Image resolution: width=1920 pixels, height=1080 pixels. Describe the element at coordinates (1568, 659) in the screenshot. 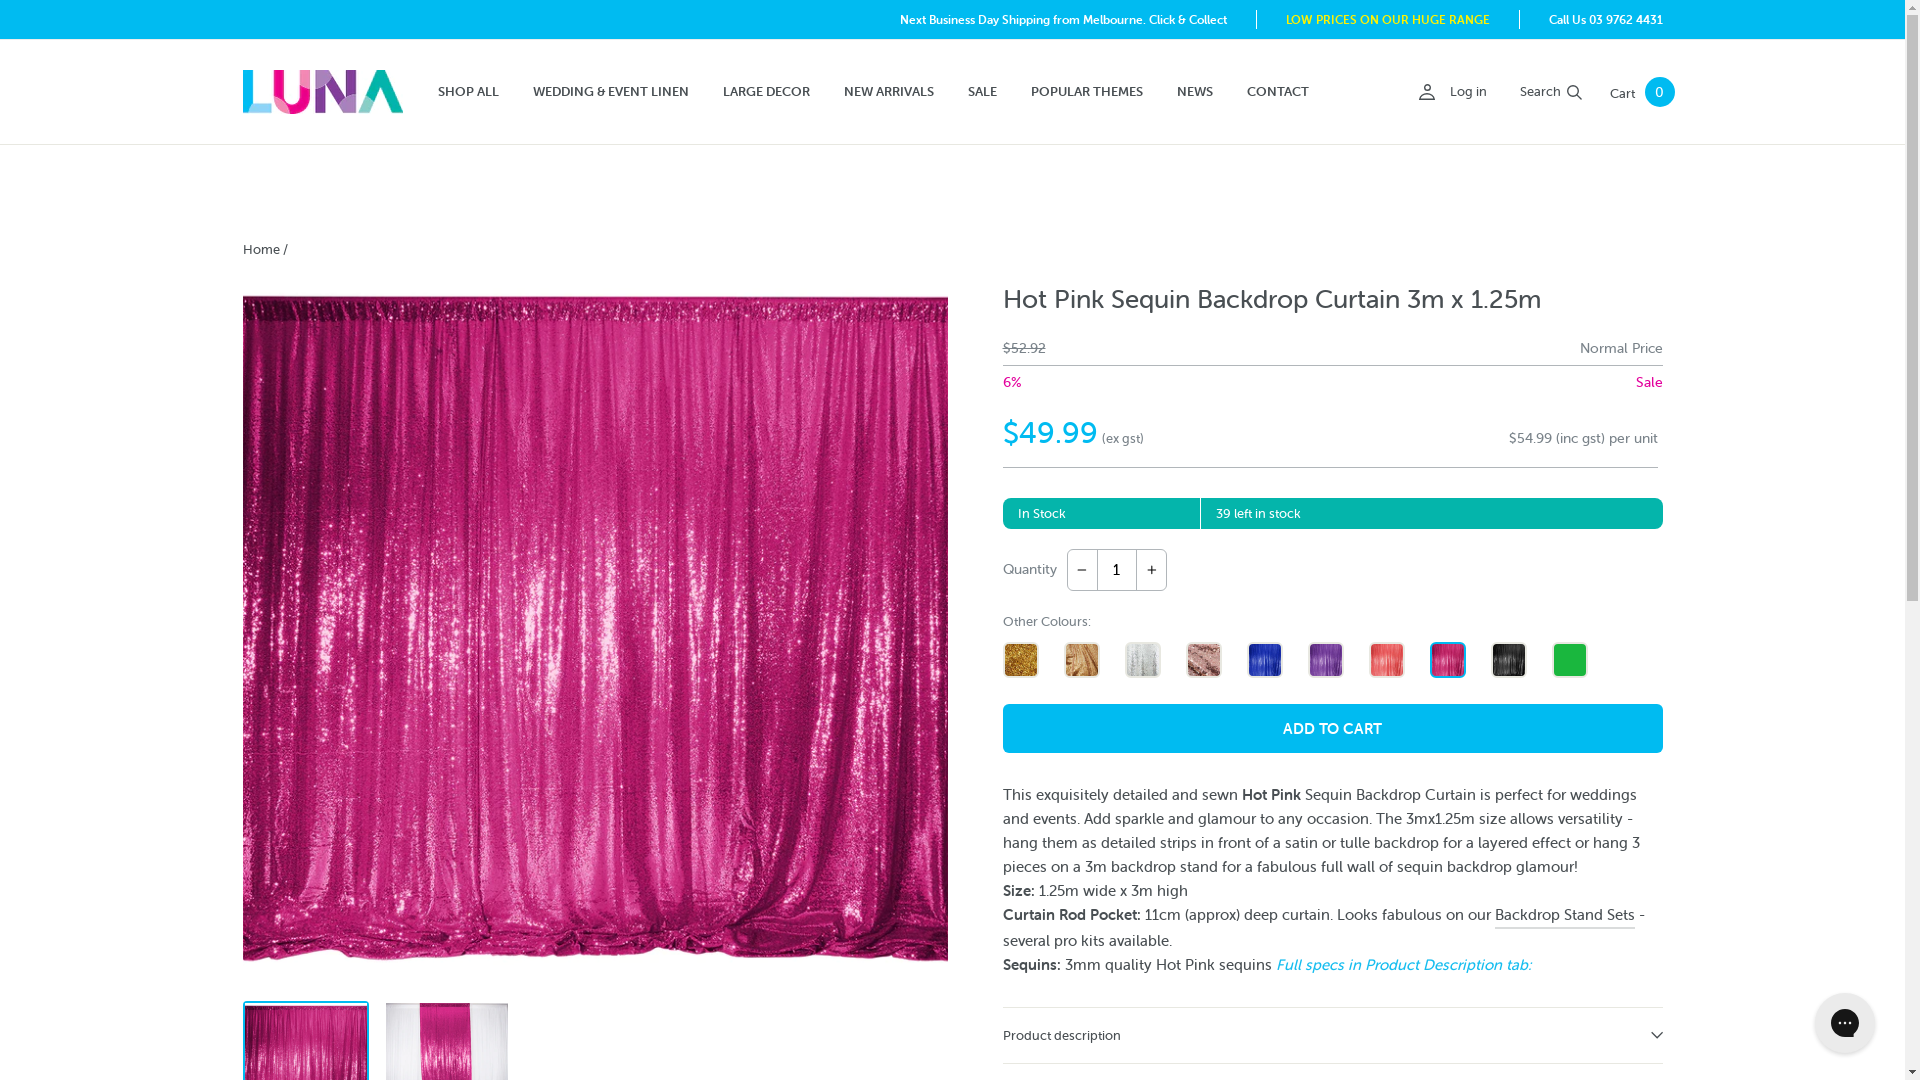

I see `'Green'` at that location.